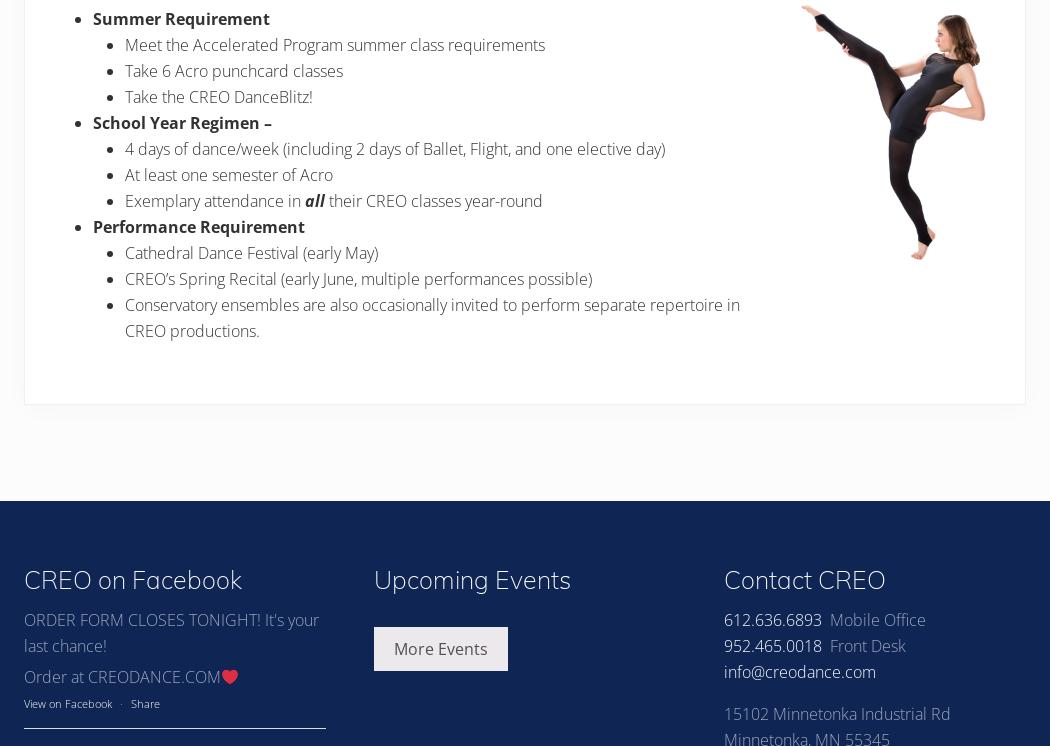  What do you see at coordinates (798, 670) in the screenshot?
I see `'info@creodance.com'` at bounding box center [798, 670].